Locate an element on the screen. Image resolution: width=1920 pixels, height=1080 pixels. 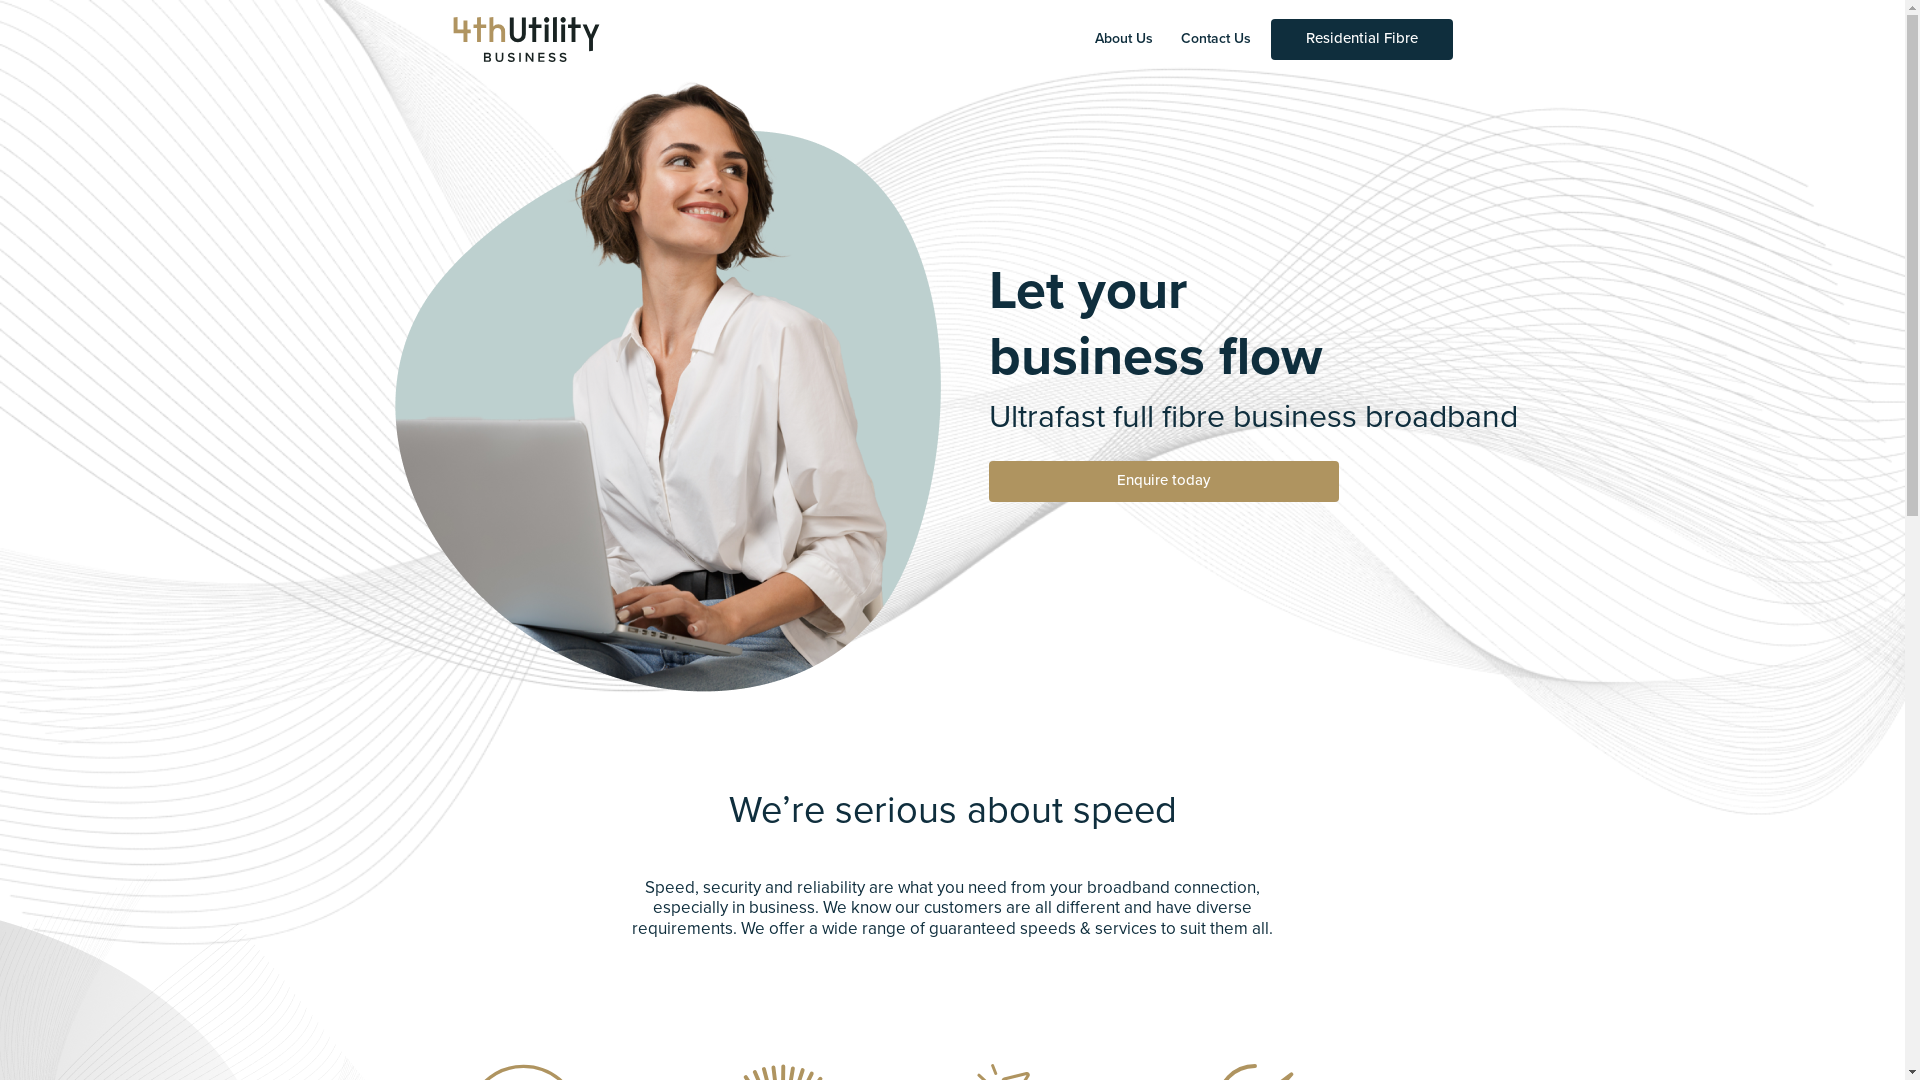
'Enquire today' is located at coordinates (1162, 481).